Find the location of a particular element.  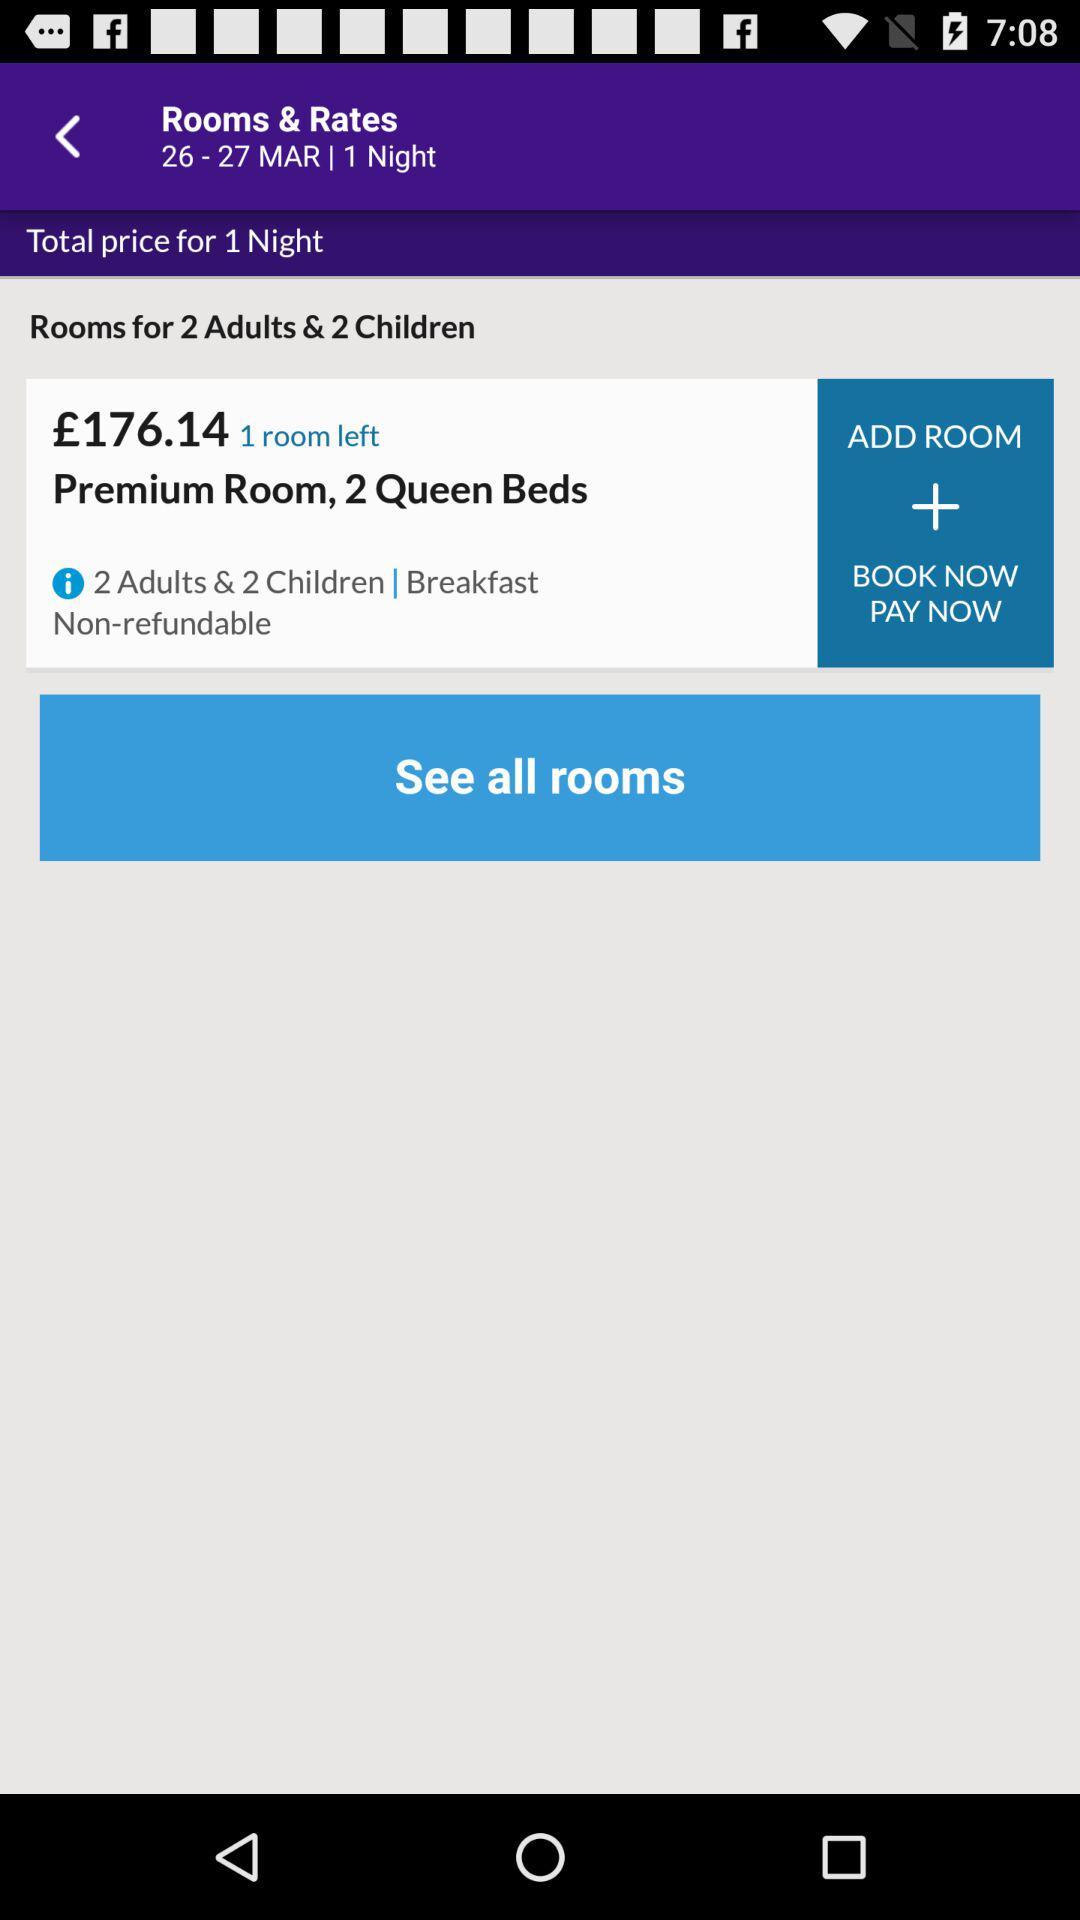

the item above see all rooms icon is located at coordinates (161, 623).